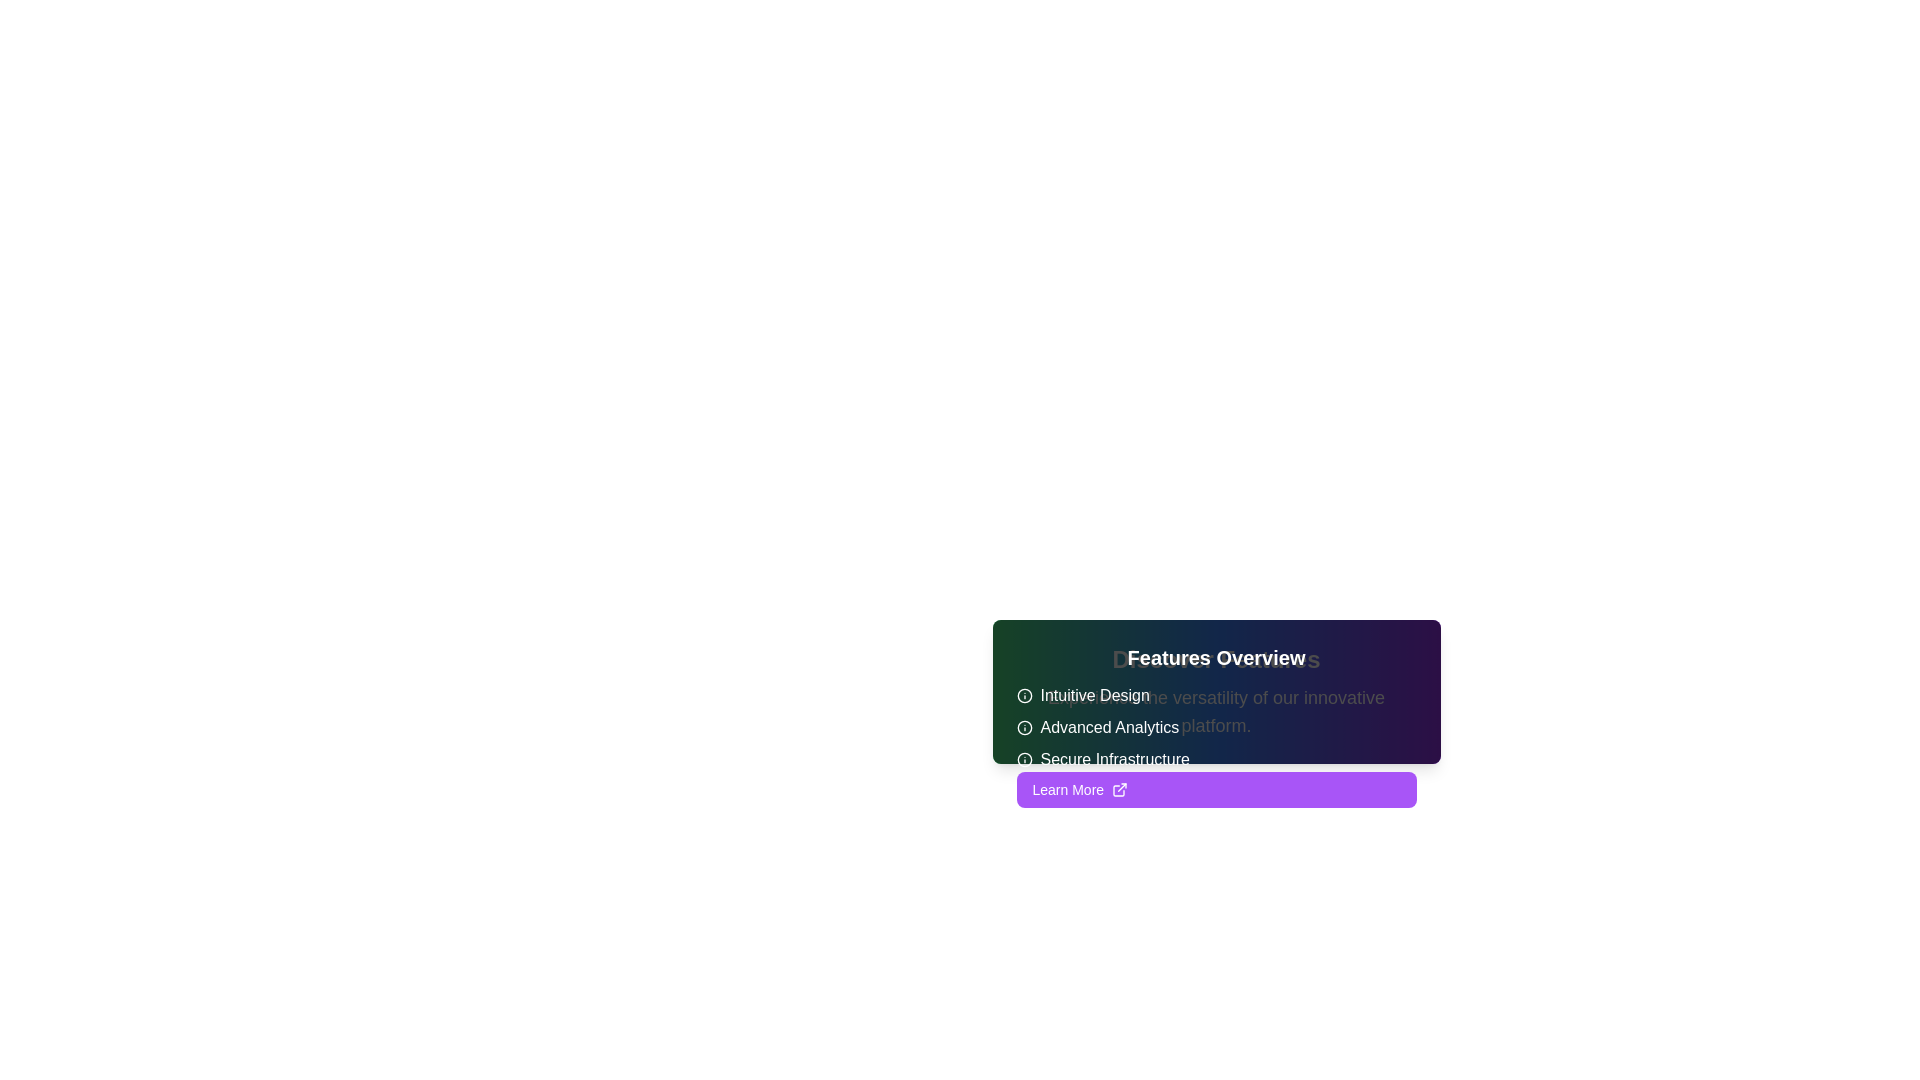 This screenshot has height=1080, width=1920. Describe the element at coordinates (1024, 759) in the screenshot. I see `the decorative vector graphic component that serves as an indicative icon next to the text 'Secure Infrastructure'` at that location.